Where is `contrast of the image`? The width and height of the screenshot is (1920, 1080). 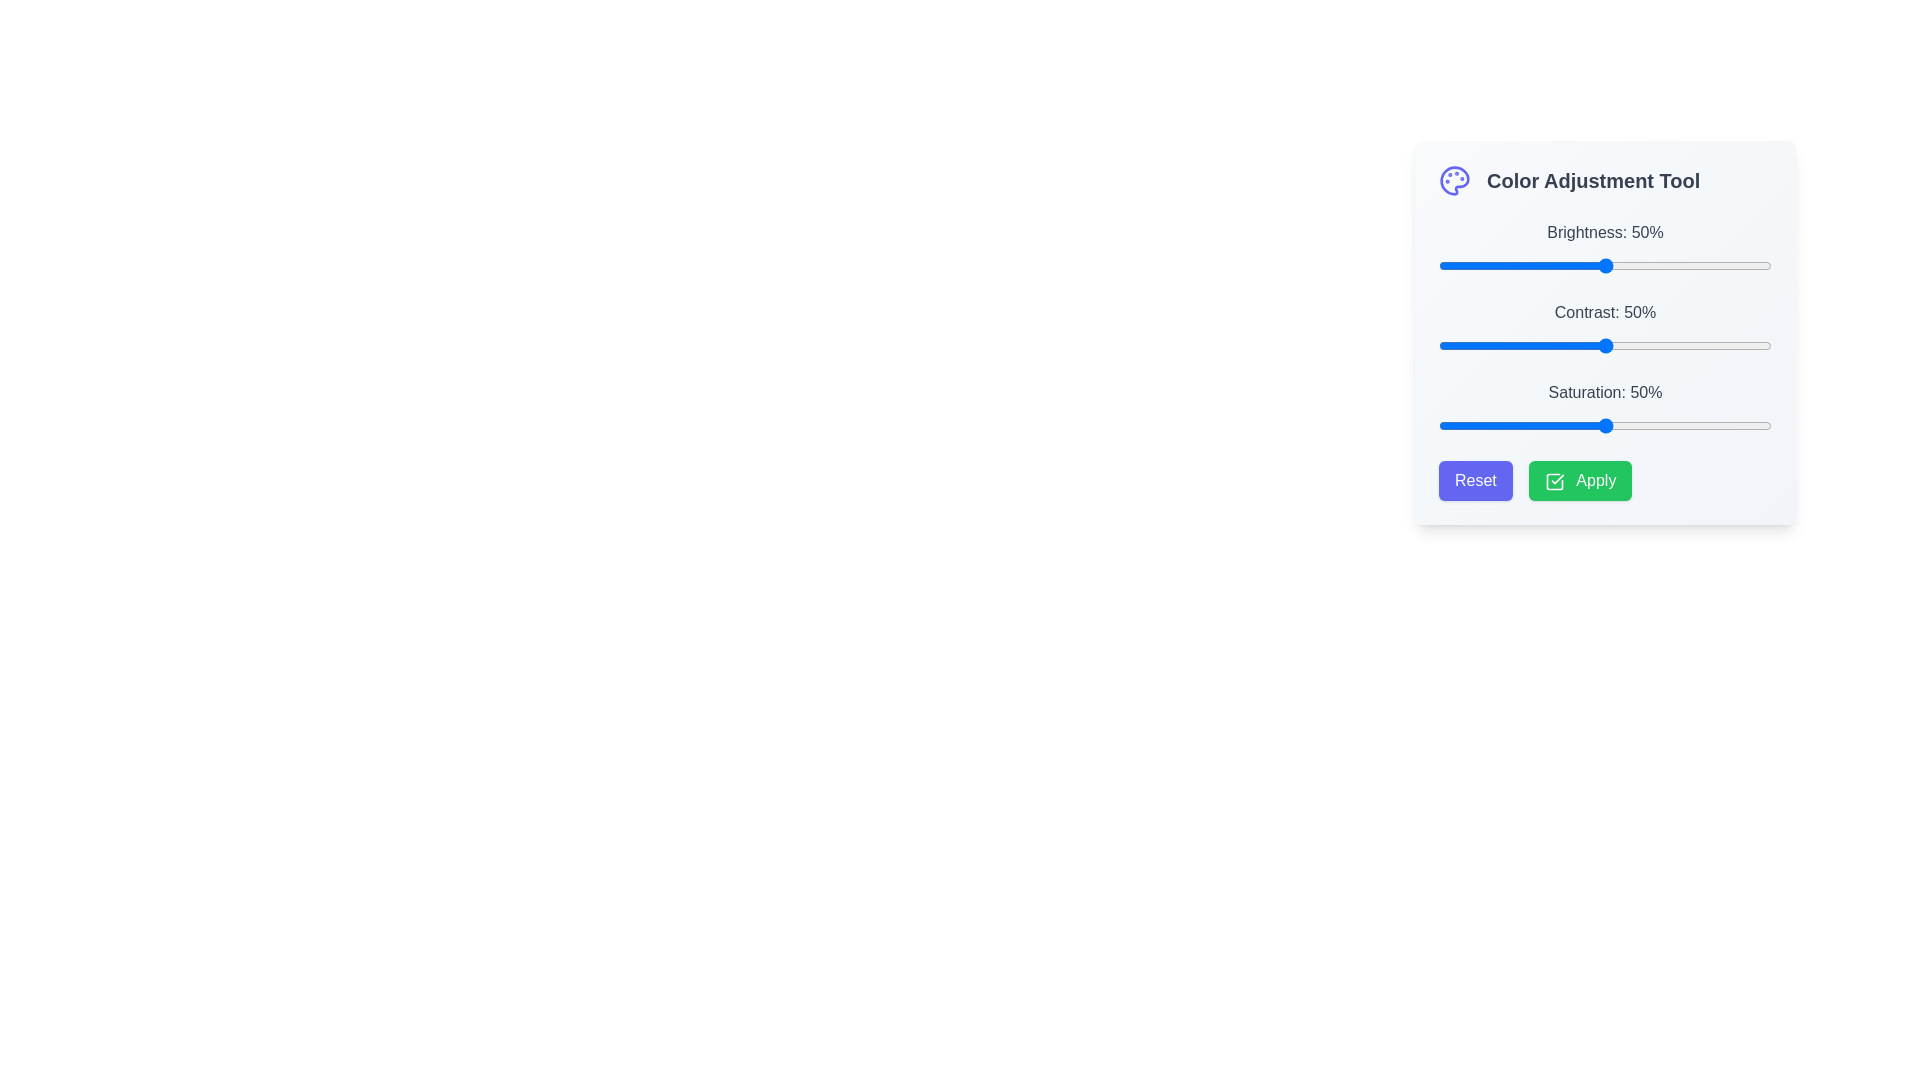 contrast of the image is located at coordinates (1475, 345).